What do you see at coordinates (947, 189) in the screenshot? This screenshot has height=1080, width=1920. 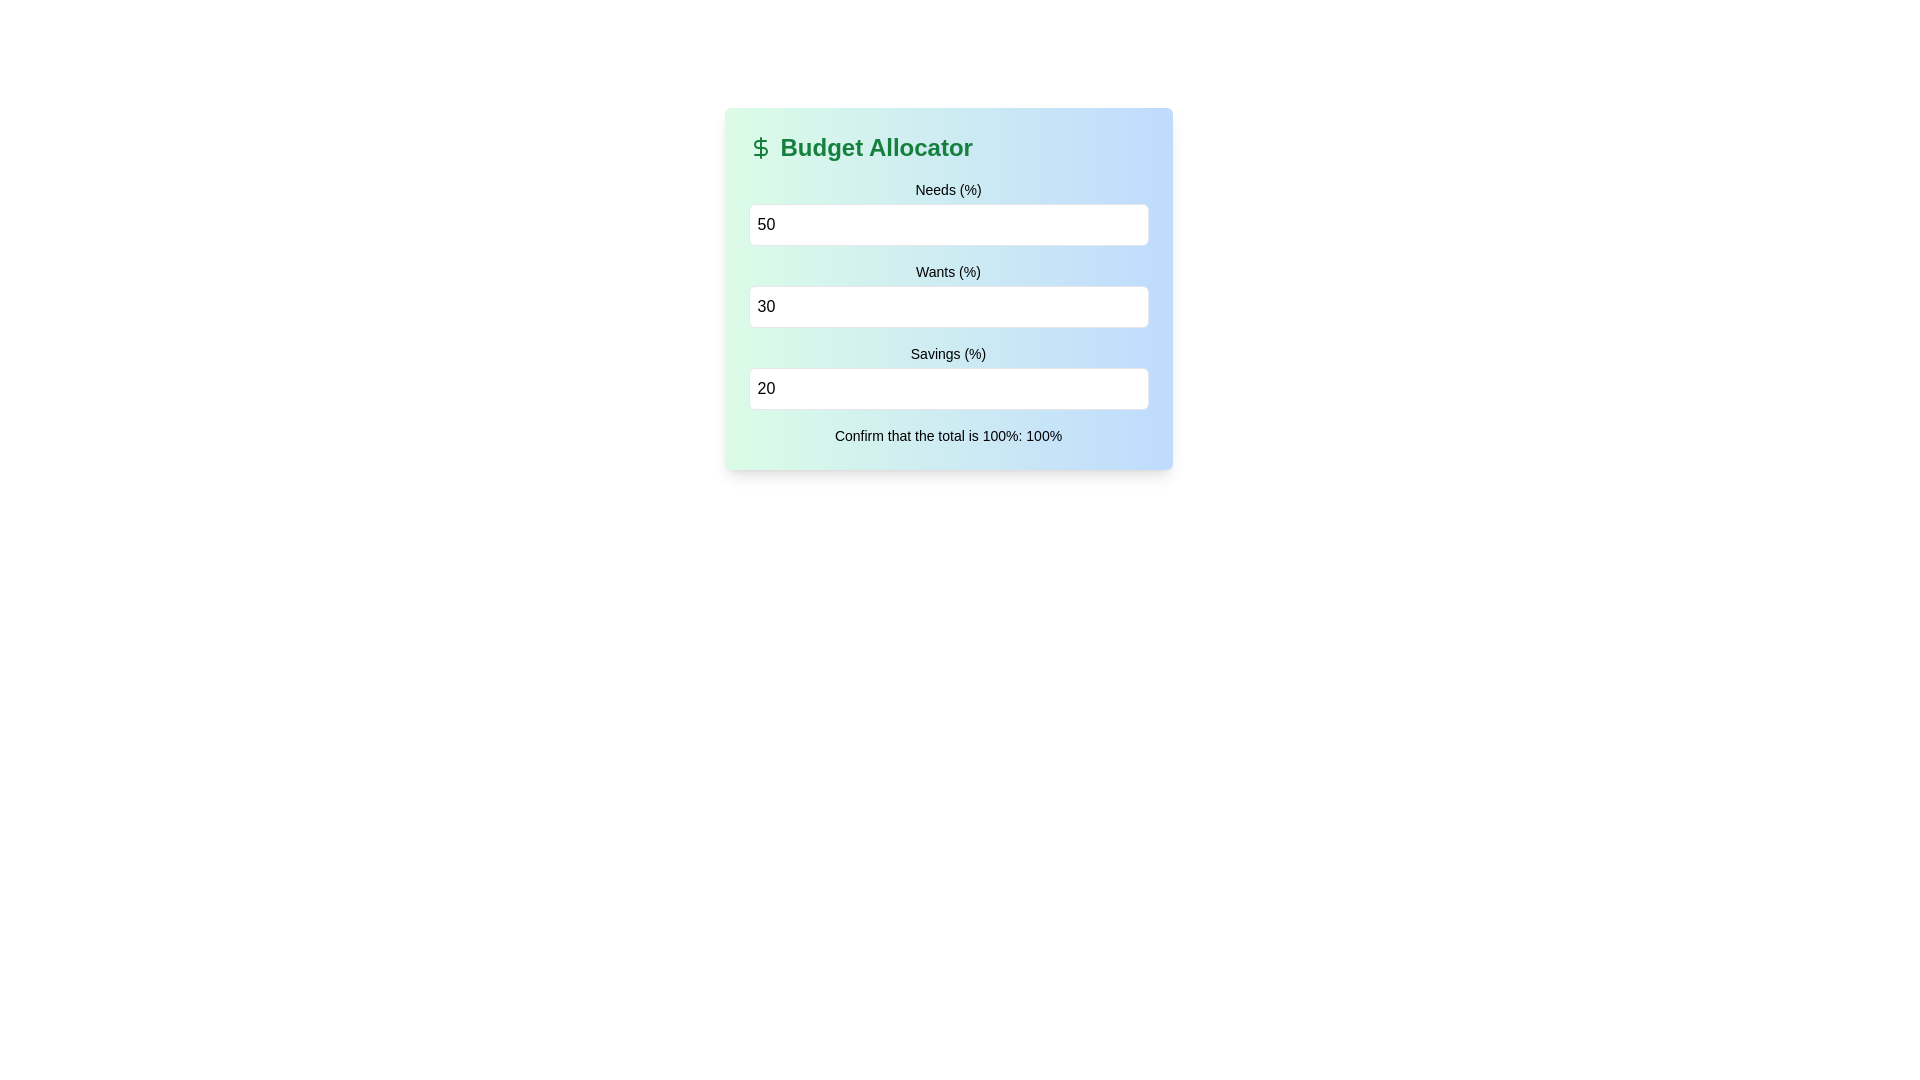 I see `the static text label displaying 'Needs (%)' which is centrally aligned in the blue section above the numerical input field labeled '50'` at bounding box center [947, 189].